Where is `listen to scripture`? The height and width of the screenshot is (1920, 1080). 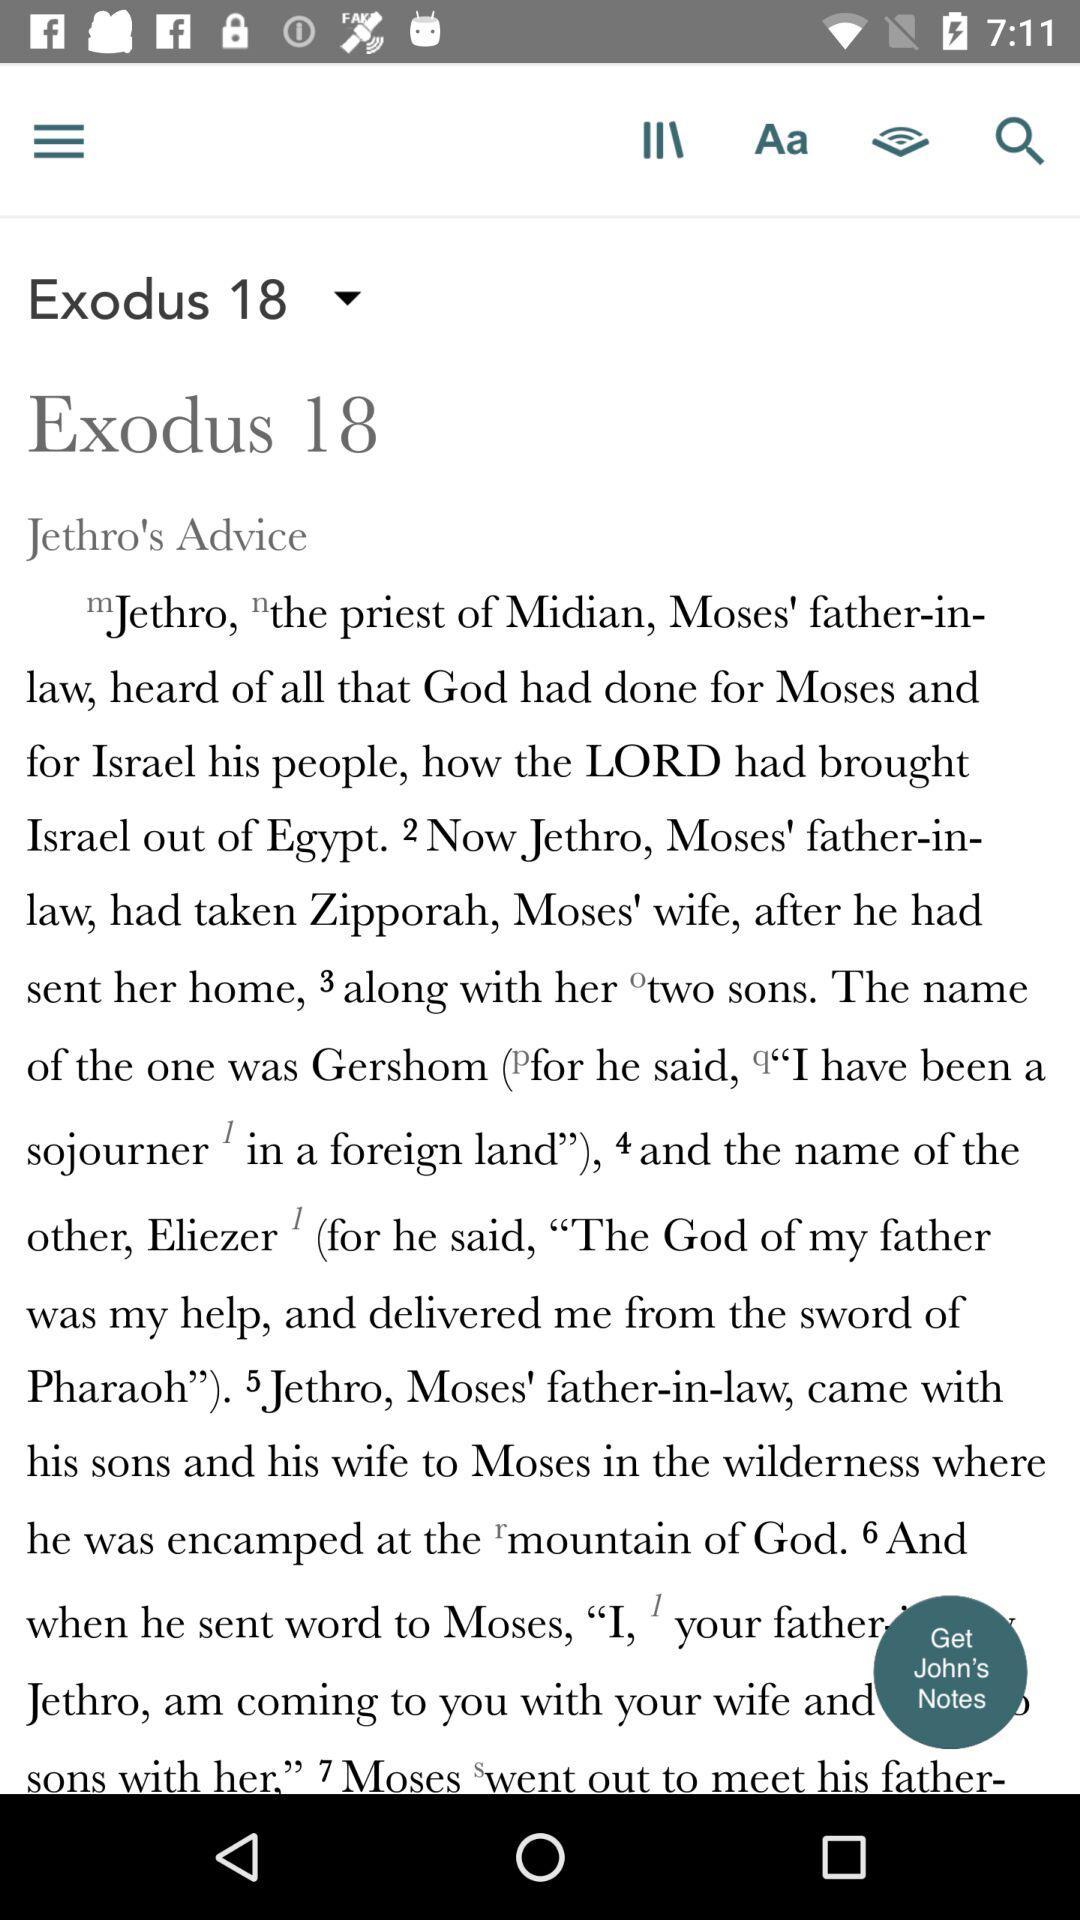
listen to scripture is located at coordinates (901, 139).